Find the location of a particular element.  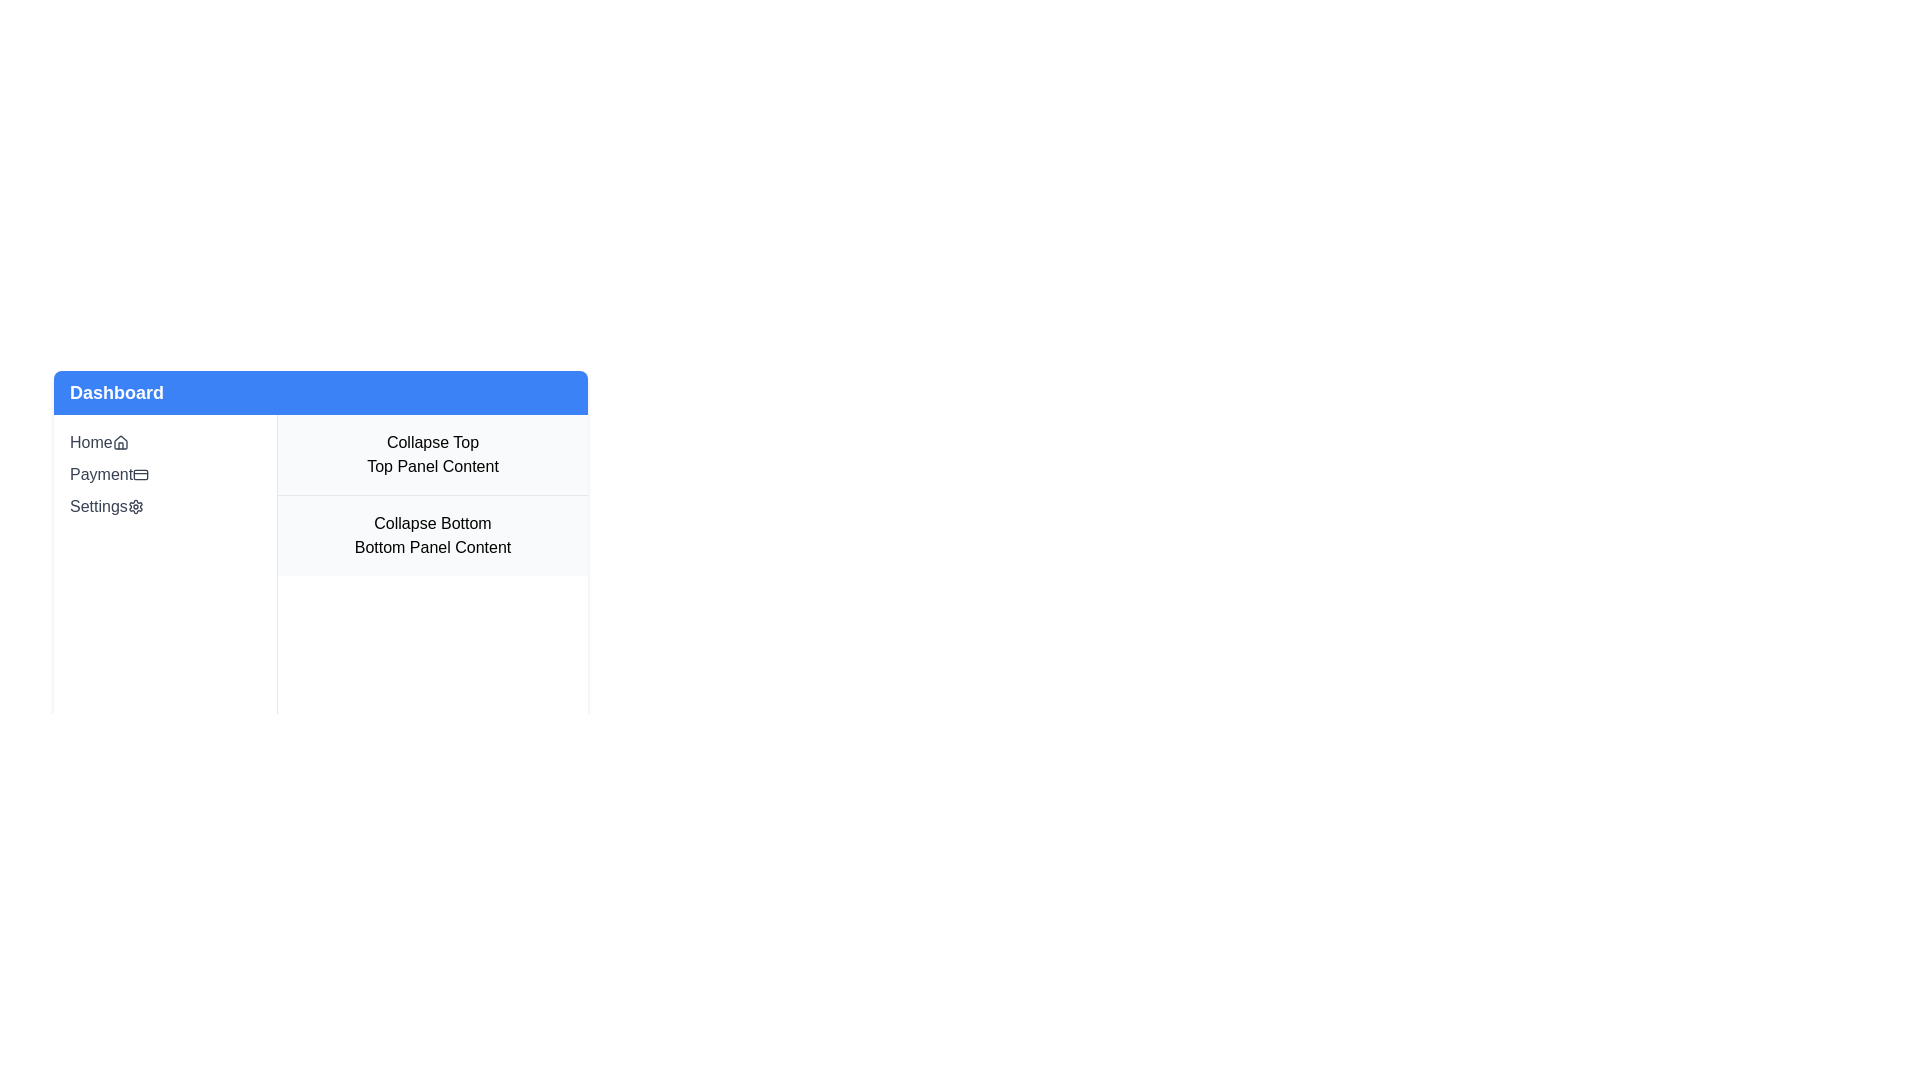

the button that collapses or expands the 'Top Panel', located above the 'Top Panel Content' text in the sidebar navigation labeled 'Dashboard' is located at coordinates (431, 442).